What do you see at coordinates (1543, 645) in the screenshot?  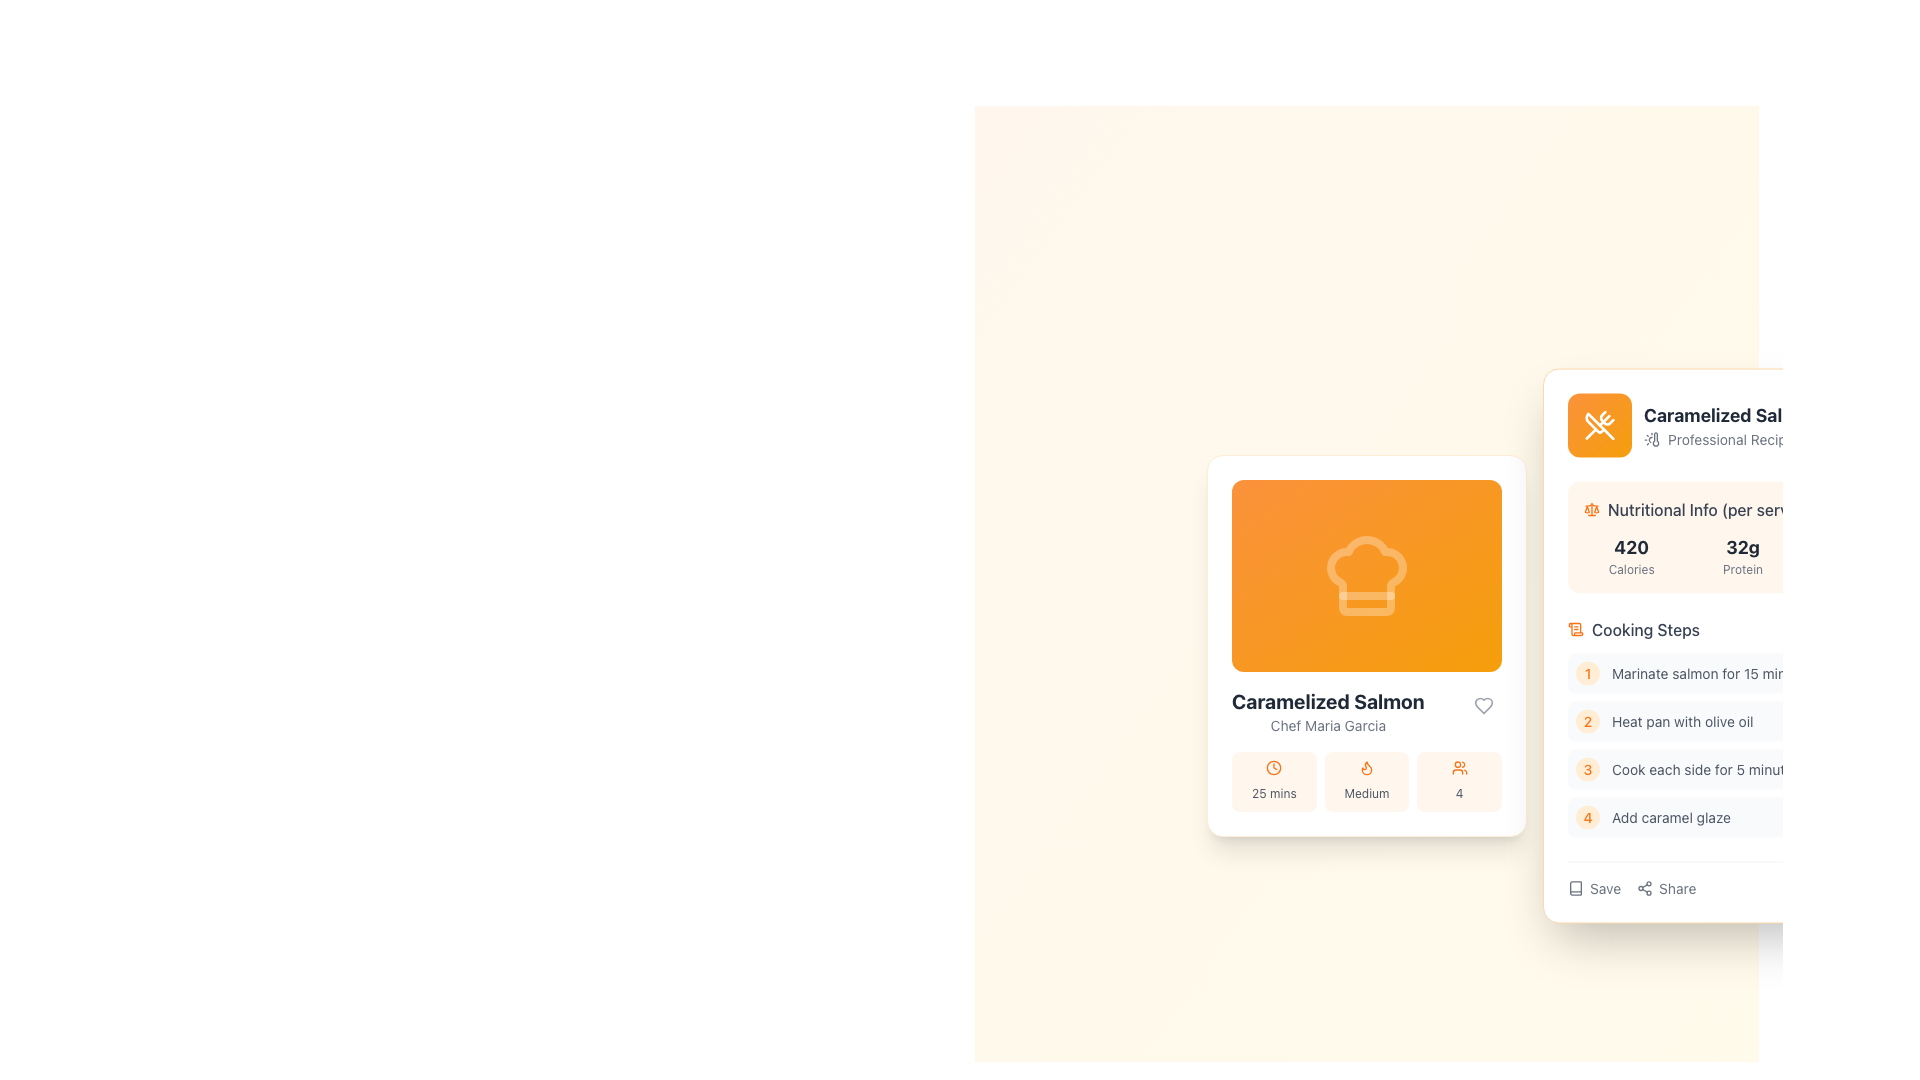 I see `the left-pointing triangular decorative pointer on the left edge of the right panel, which has a white right-side edge and is aligned vertically with the middle of the panel content` at bounding box center [1543, 645].